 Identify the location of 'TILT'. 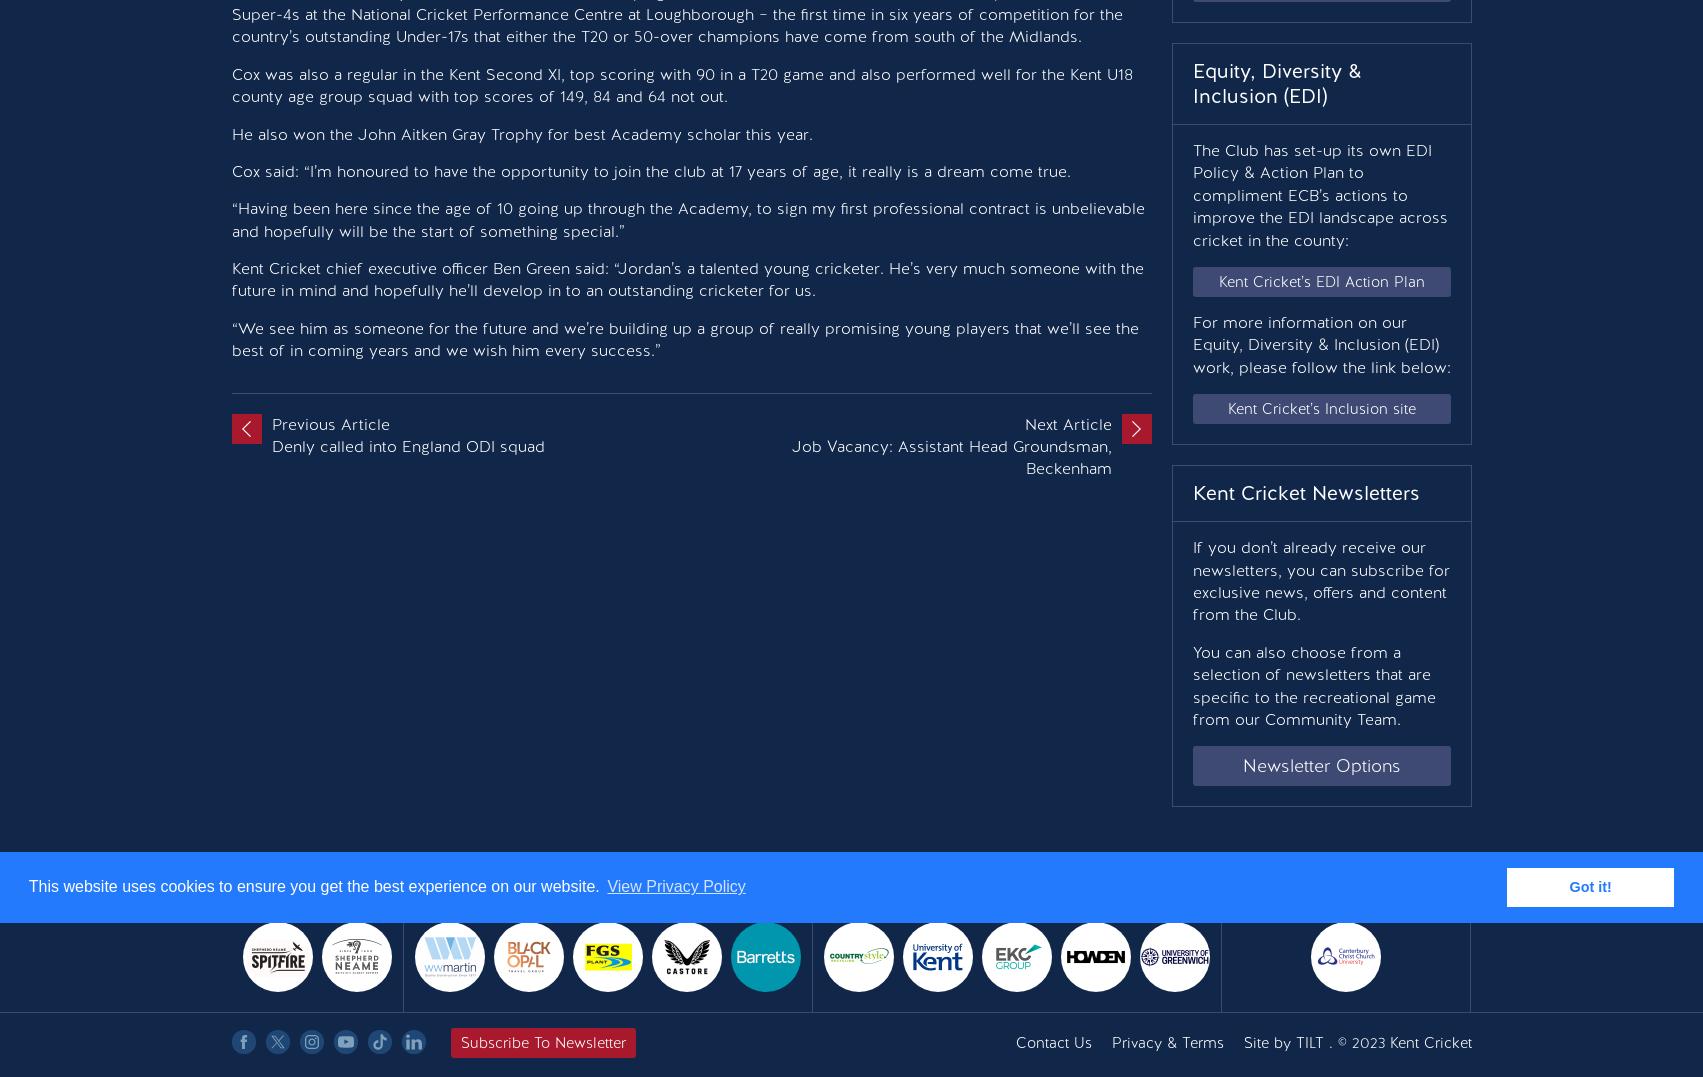
(1307, 1042).